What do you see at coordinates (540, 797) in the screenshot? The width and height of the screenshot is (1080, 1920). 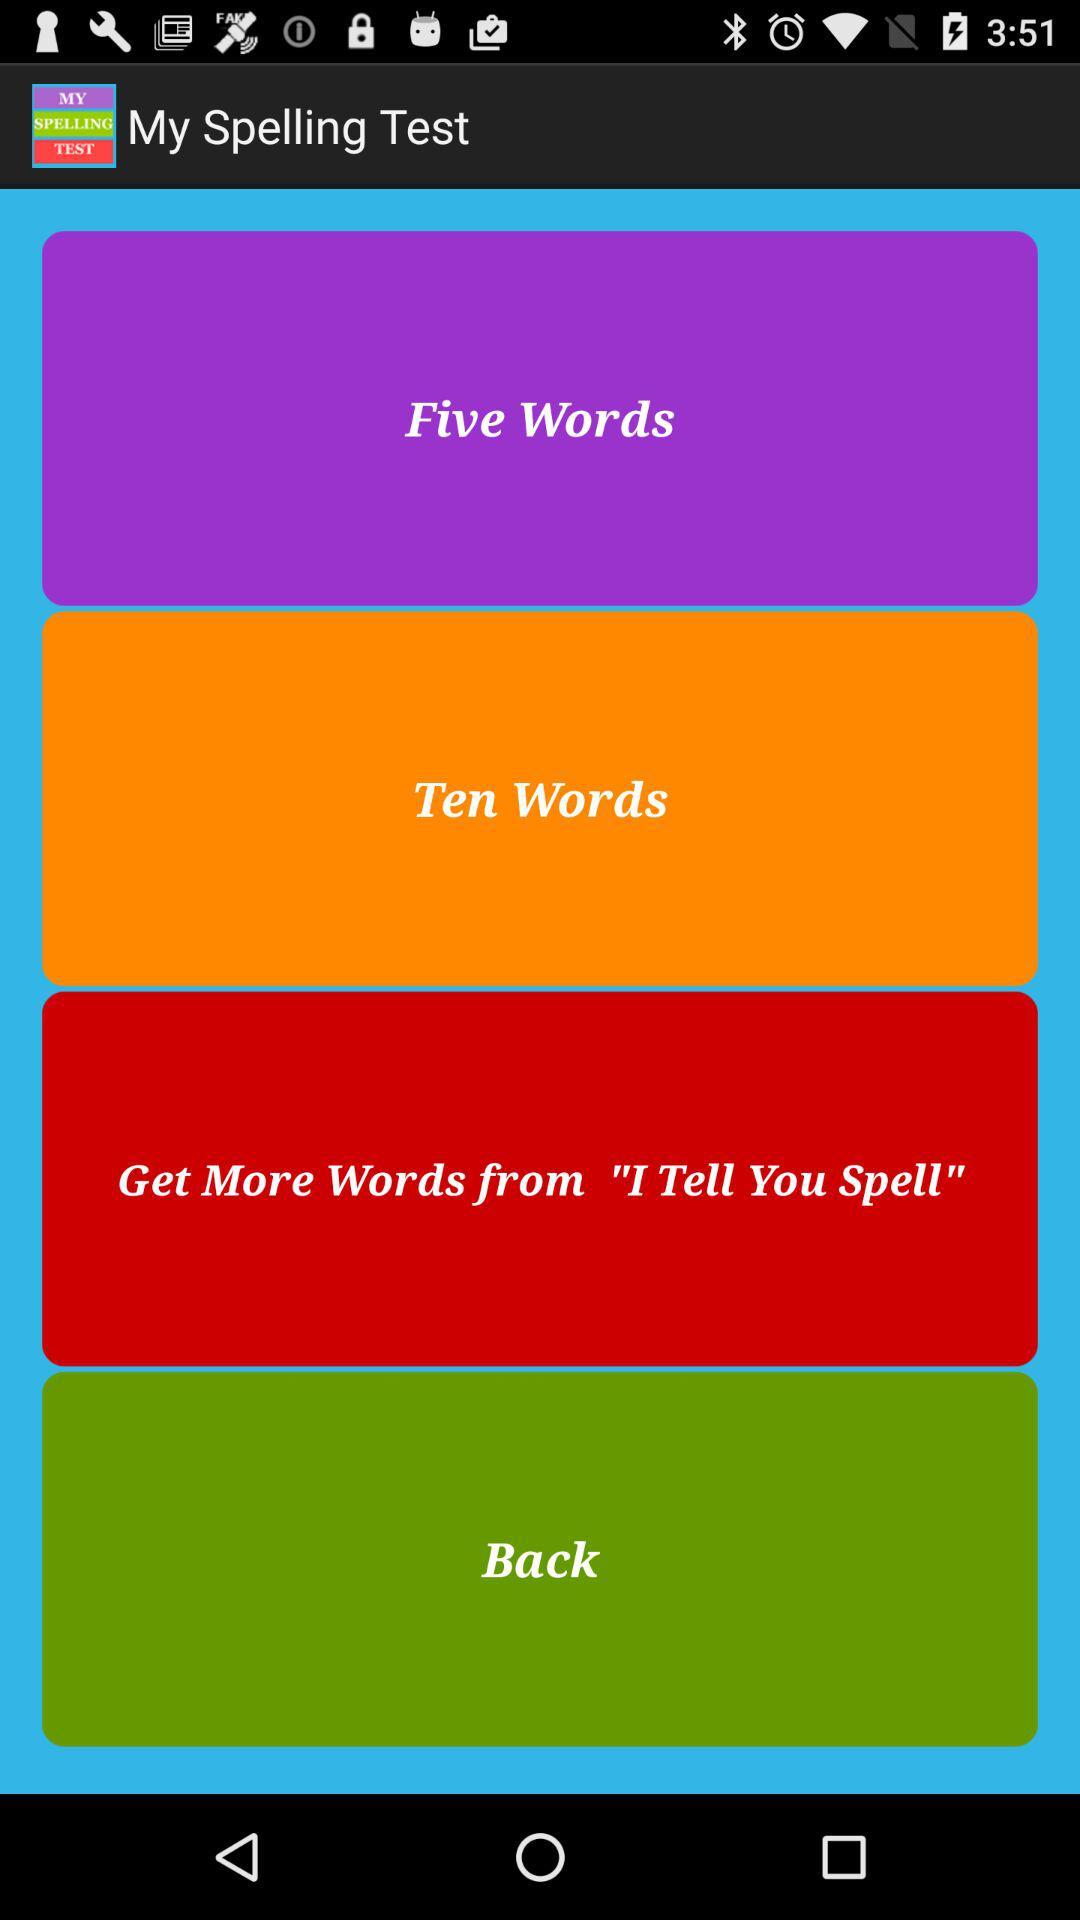 I see `the ten words item` at bounding box center [540, 797].